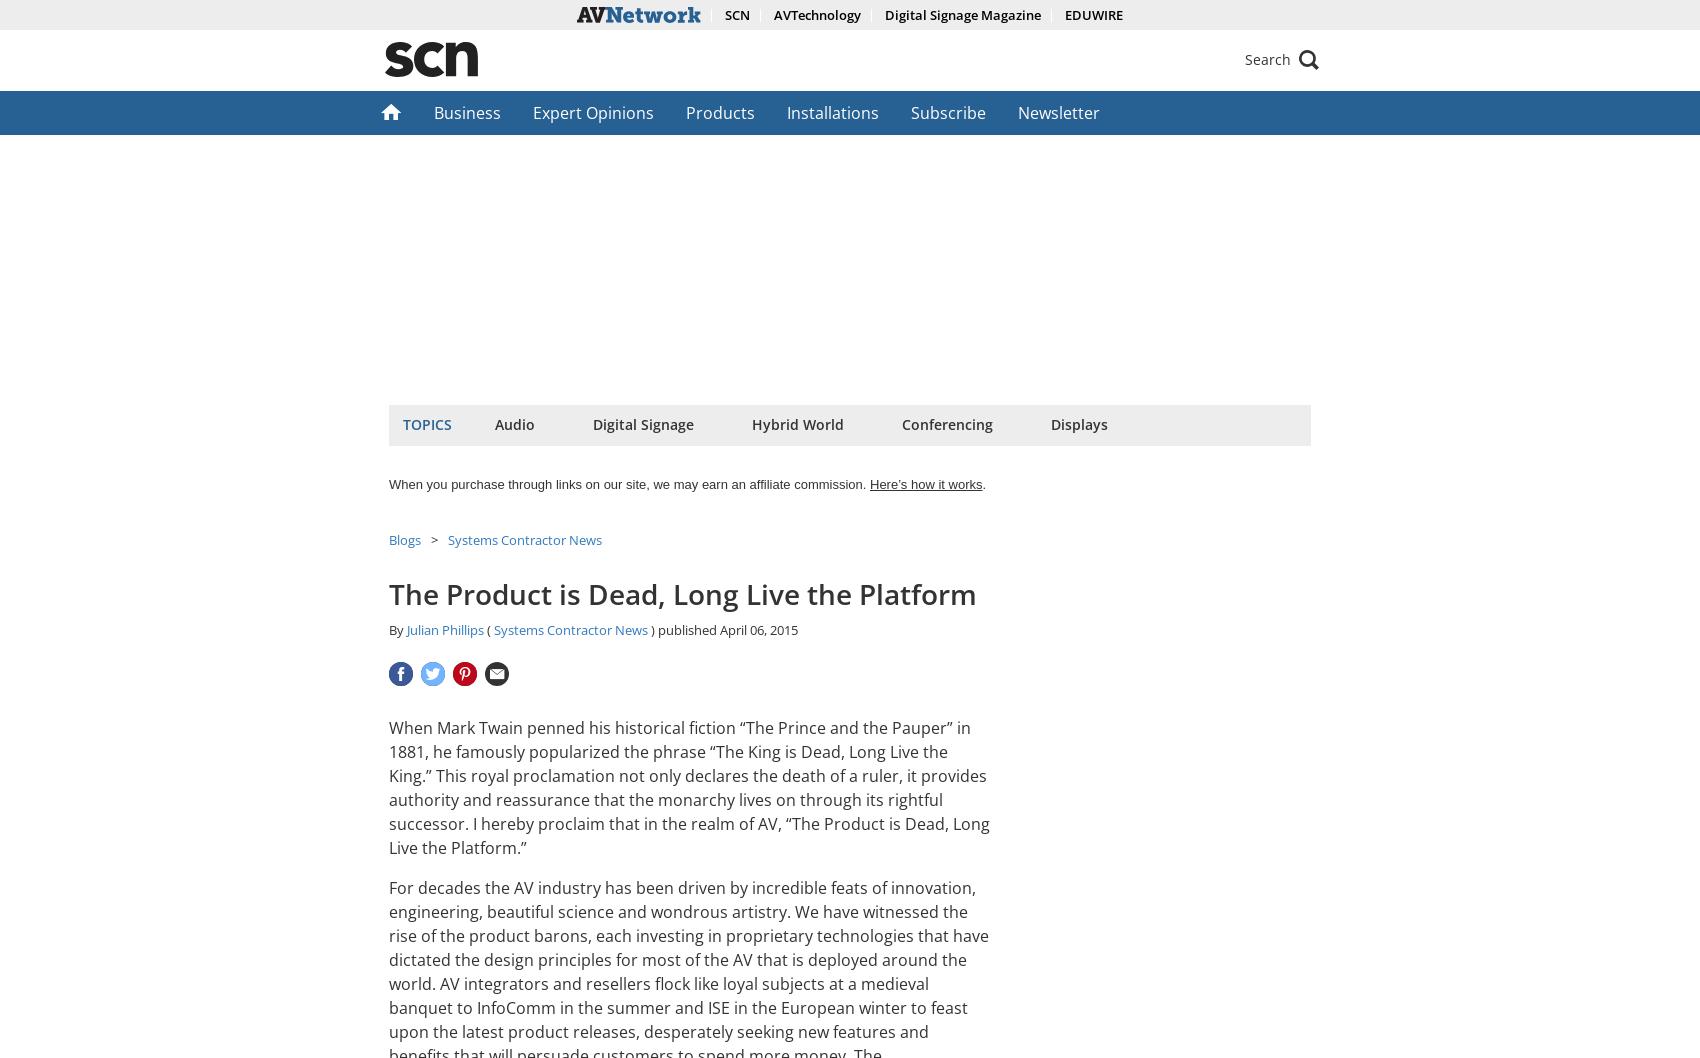 The width and height of the screenshot is (1700, 1058). I want to click on 'Topics', so click(427, 424).